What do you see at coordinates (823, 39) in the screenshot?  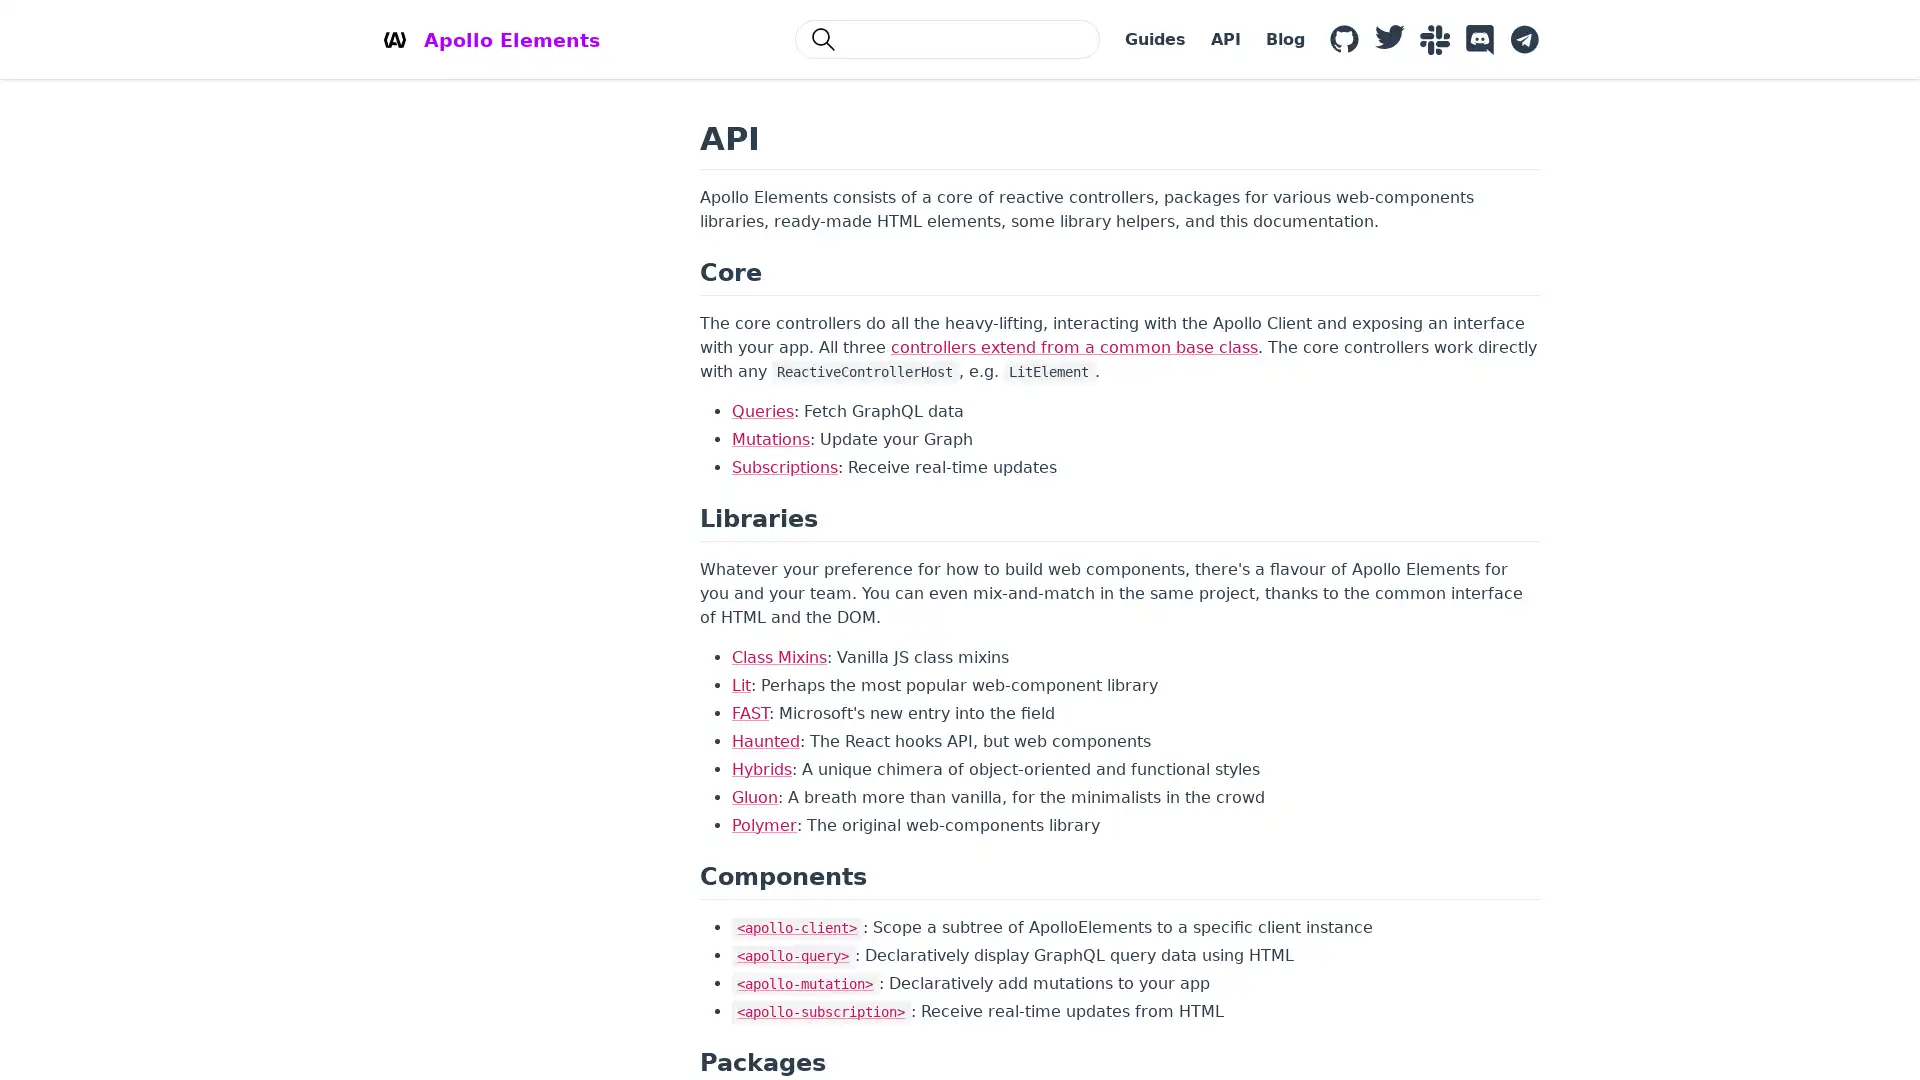 I see `Search` at bounding box center [823, 39].